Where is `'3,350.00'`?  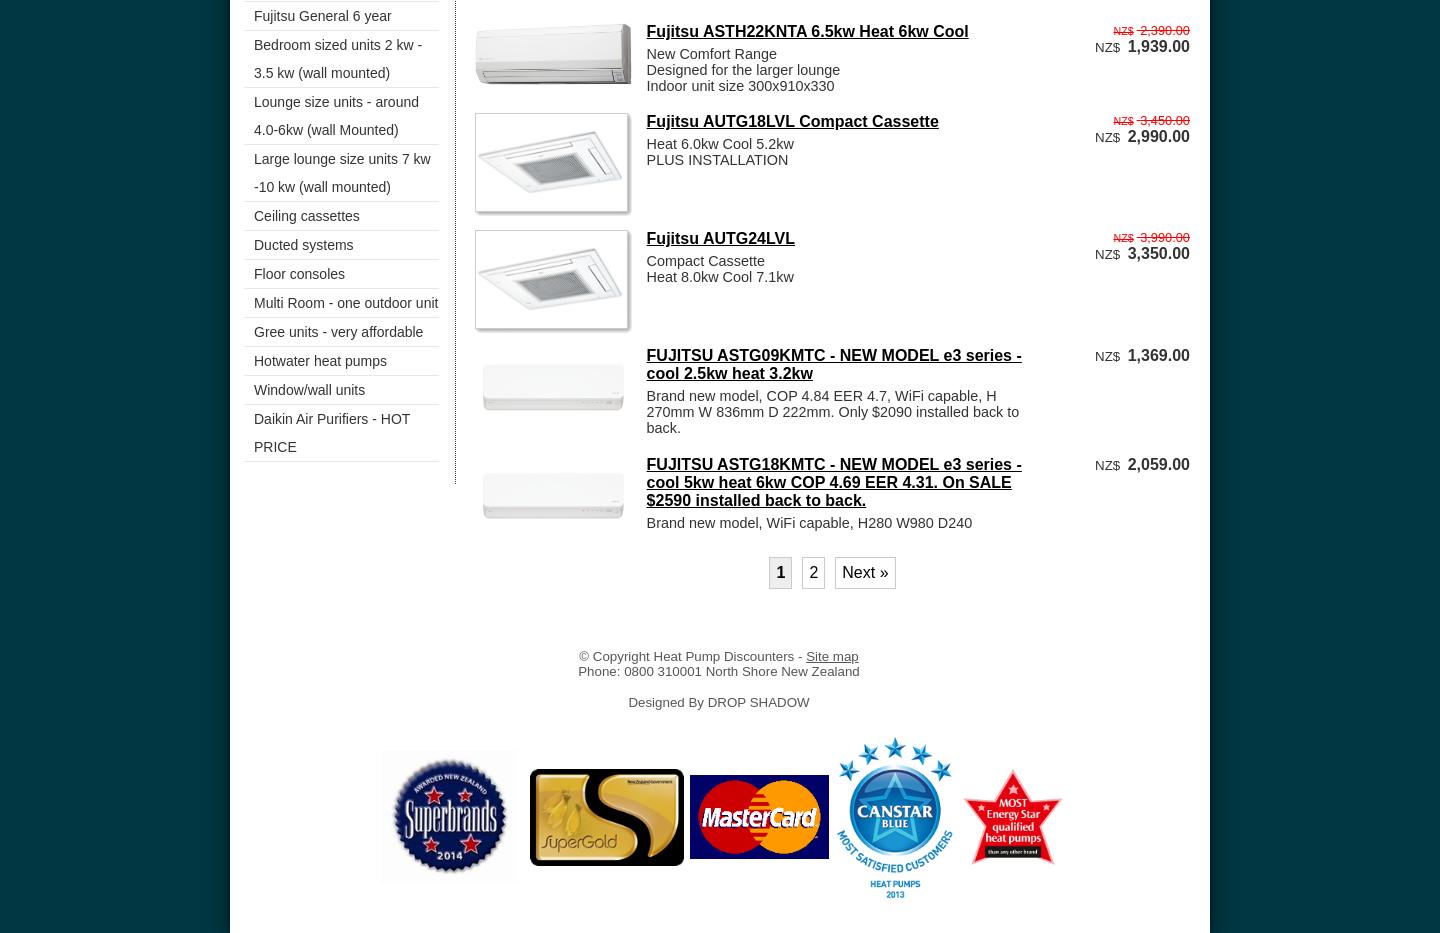 '3,350.00' is located at coordinates (1158, 252).